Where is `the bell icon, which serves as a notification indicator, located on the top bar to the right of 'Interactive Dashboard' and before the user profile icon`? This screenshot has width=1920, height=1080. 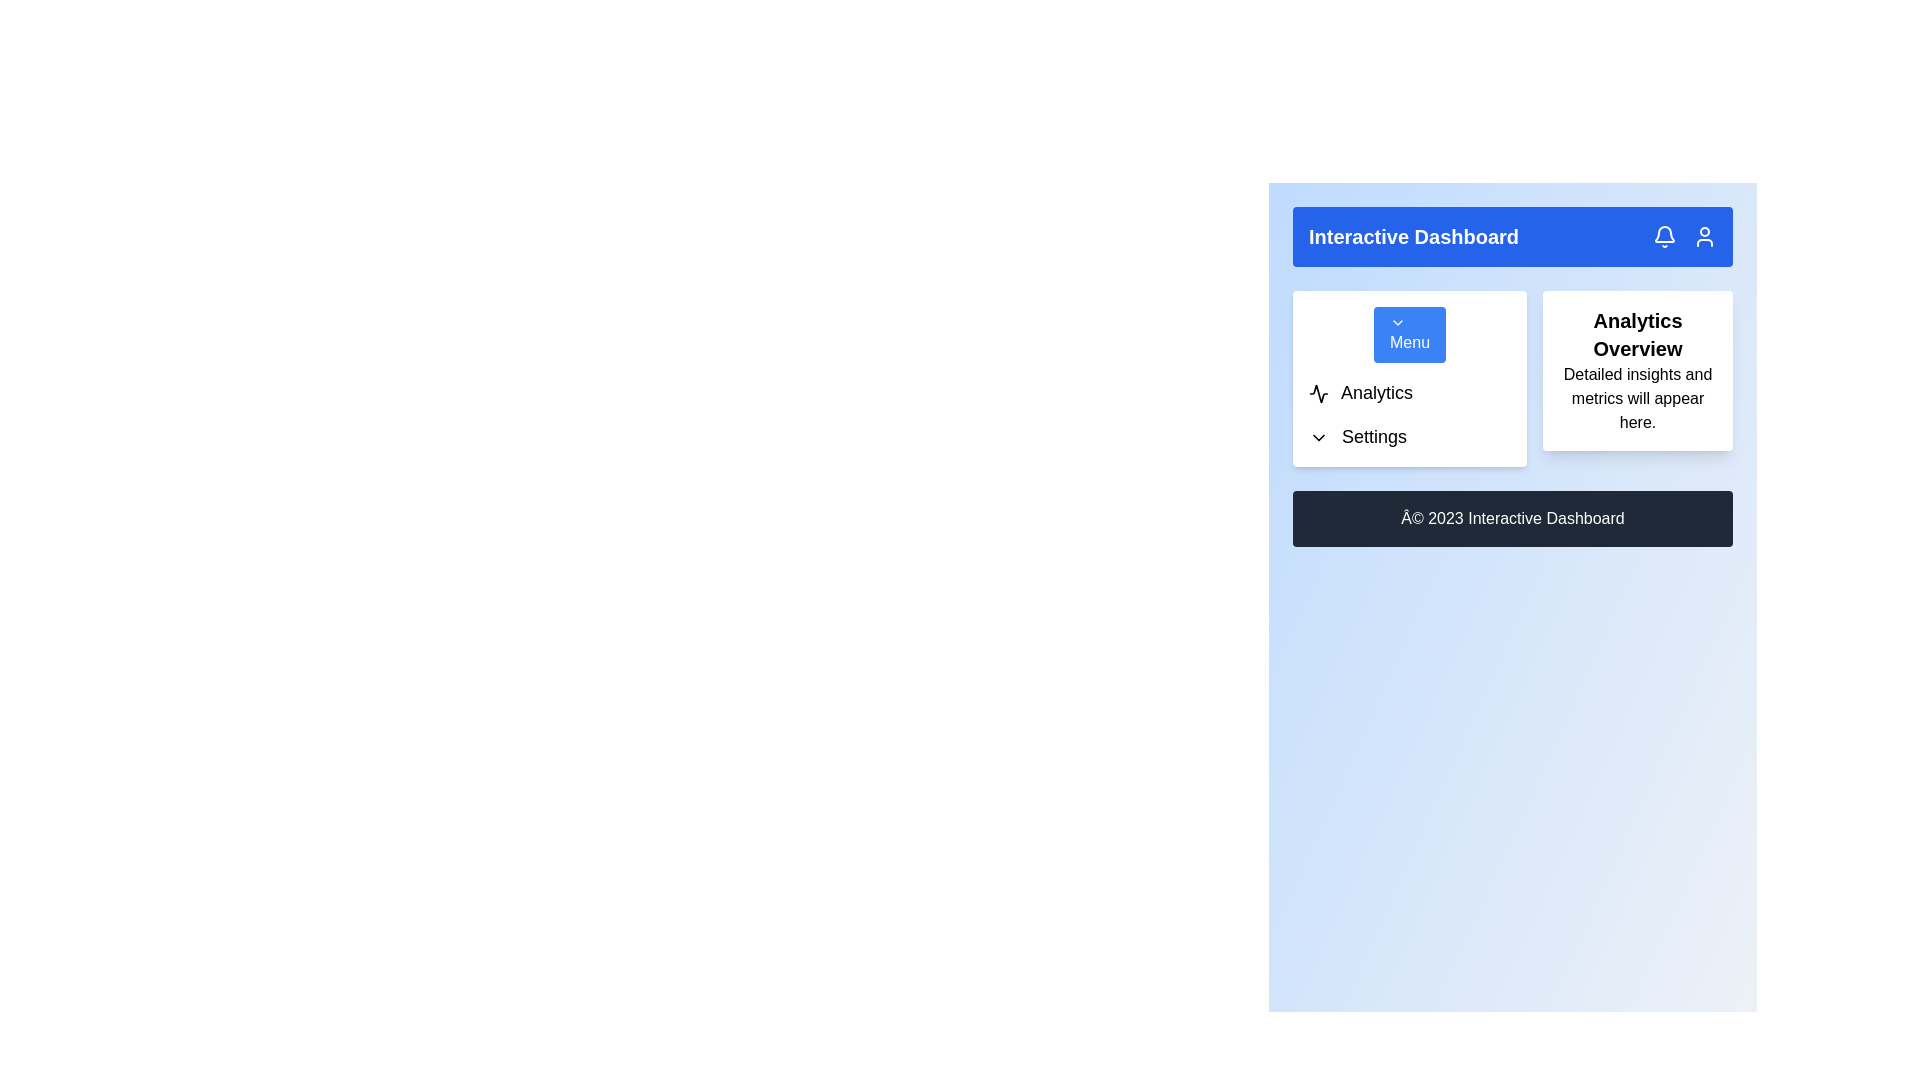 the bell icon, which serves as a notification indicator, located on the top bar to the right of 'Interactive Dashboard' and before the user profile icon is located at coordinates (1665, 233).